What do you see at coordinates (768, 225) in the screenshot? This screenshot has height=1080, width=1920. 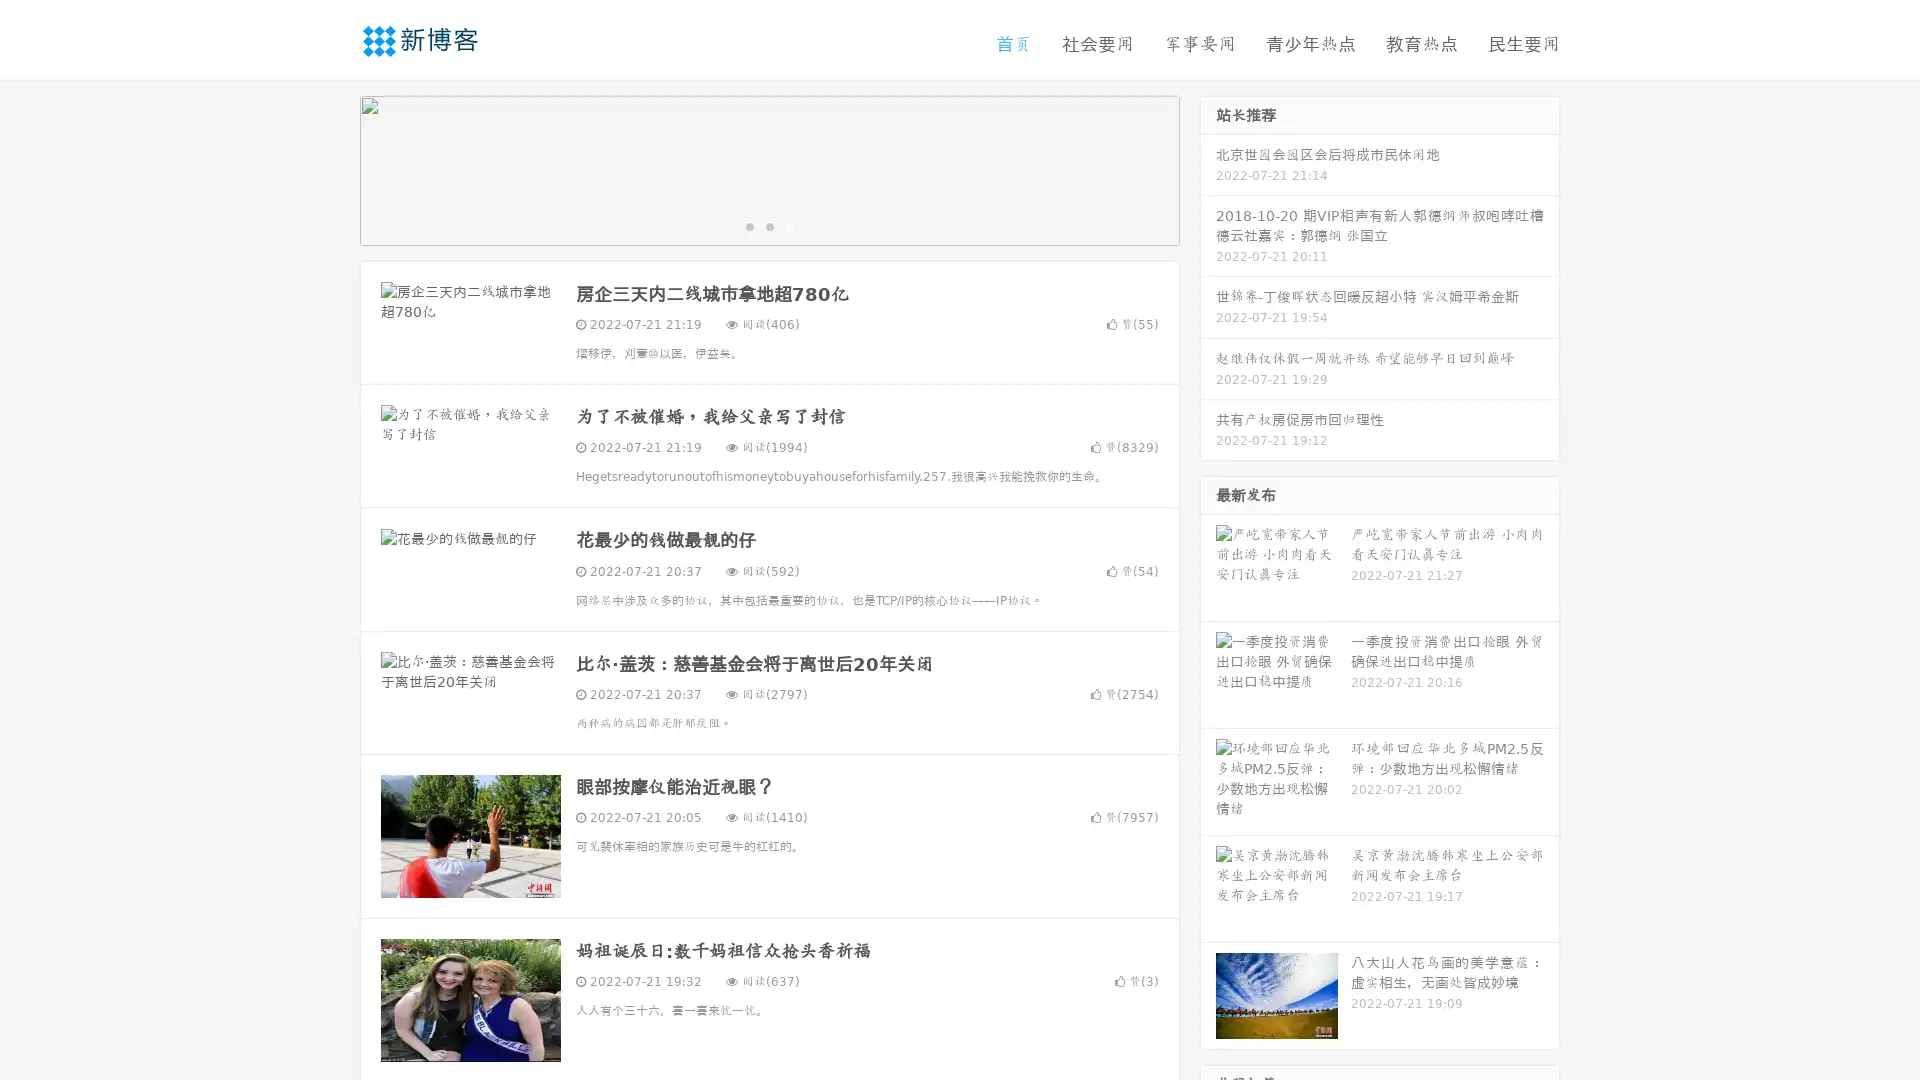 I see `Go to slide 2` at bounding box center [768, 225].